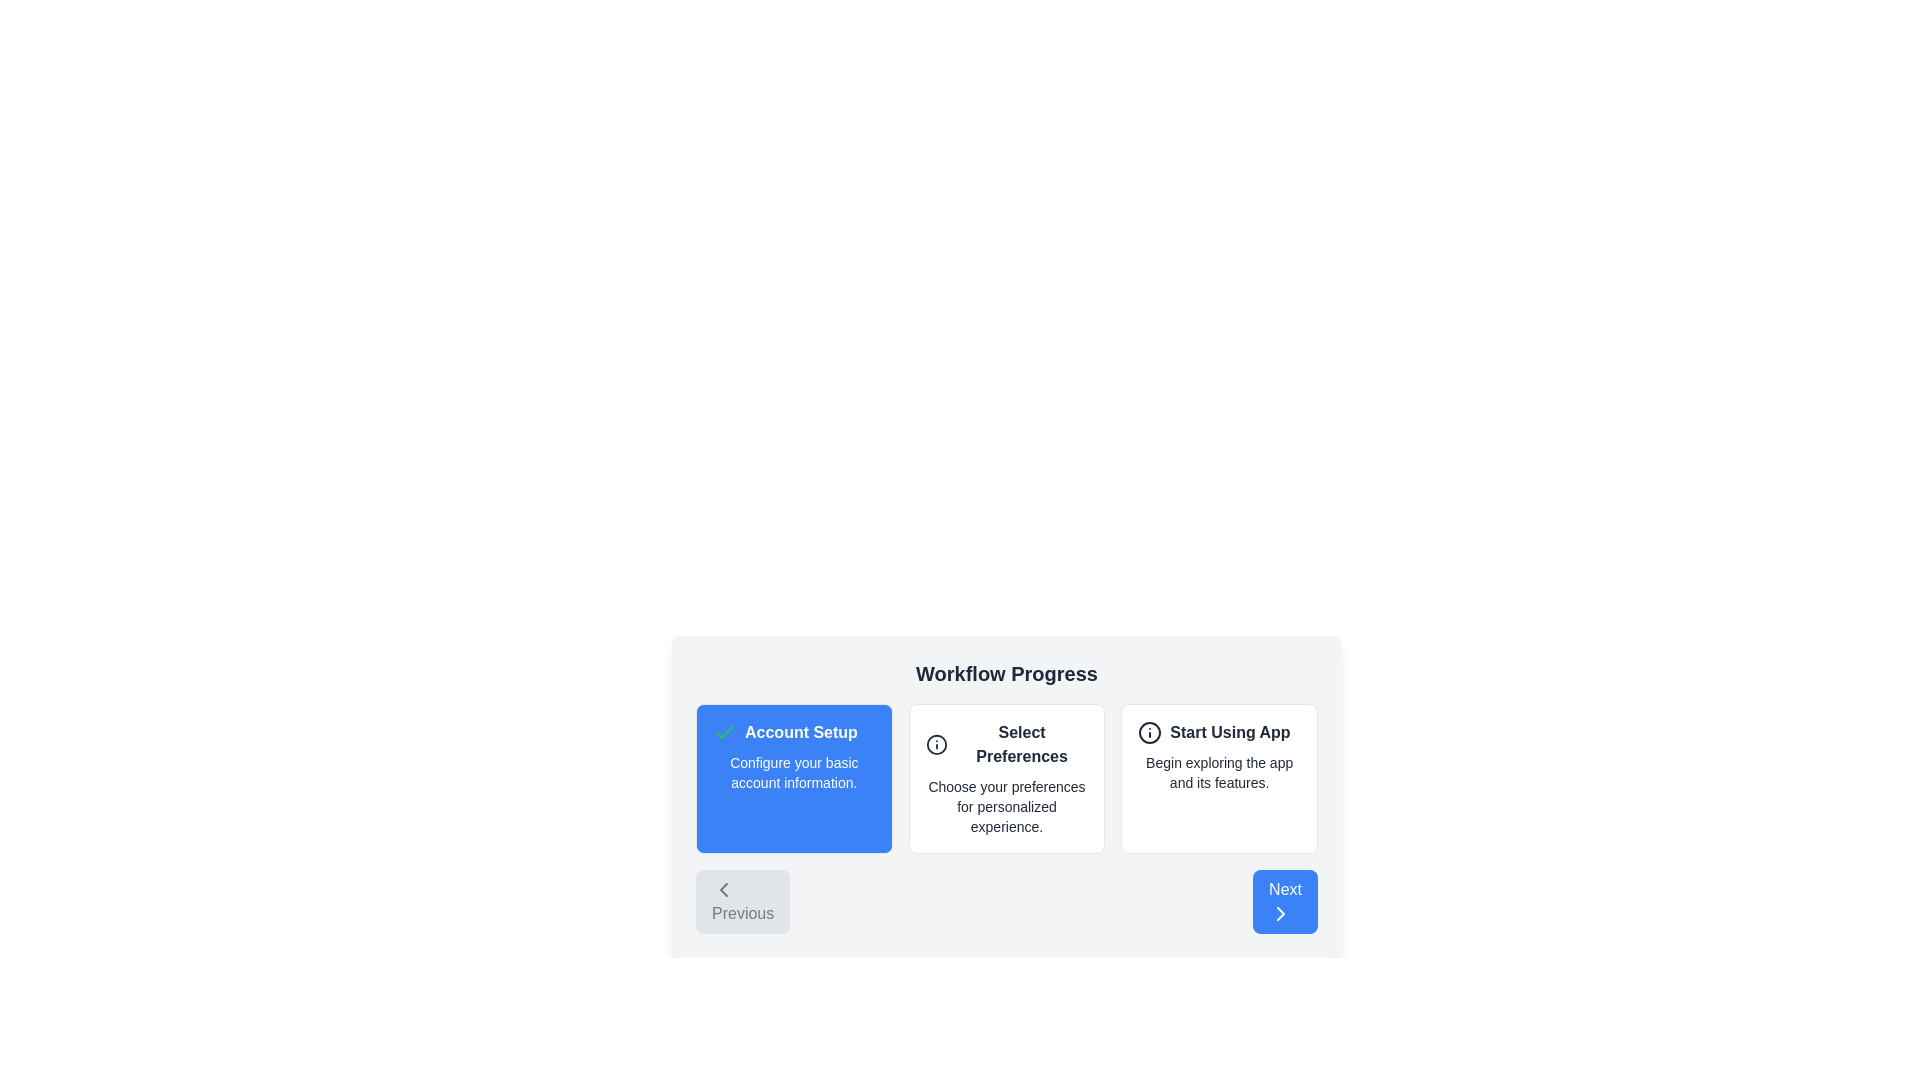 Image resolution: width=1920 pixels, height=1080 pixels. I want to click on the navigation bar buttons, so click(1007, 902).